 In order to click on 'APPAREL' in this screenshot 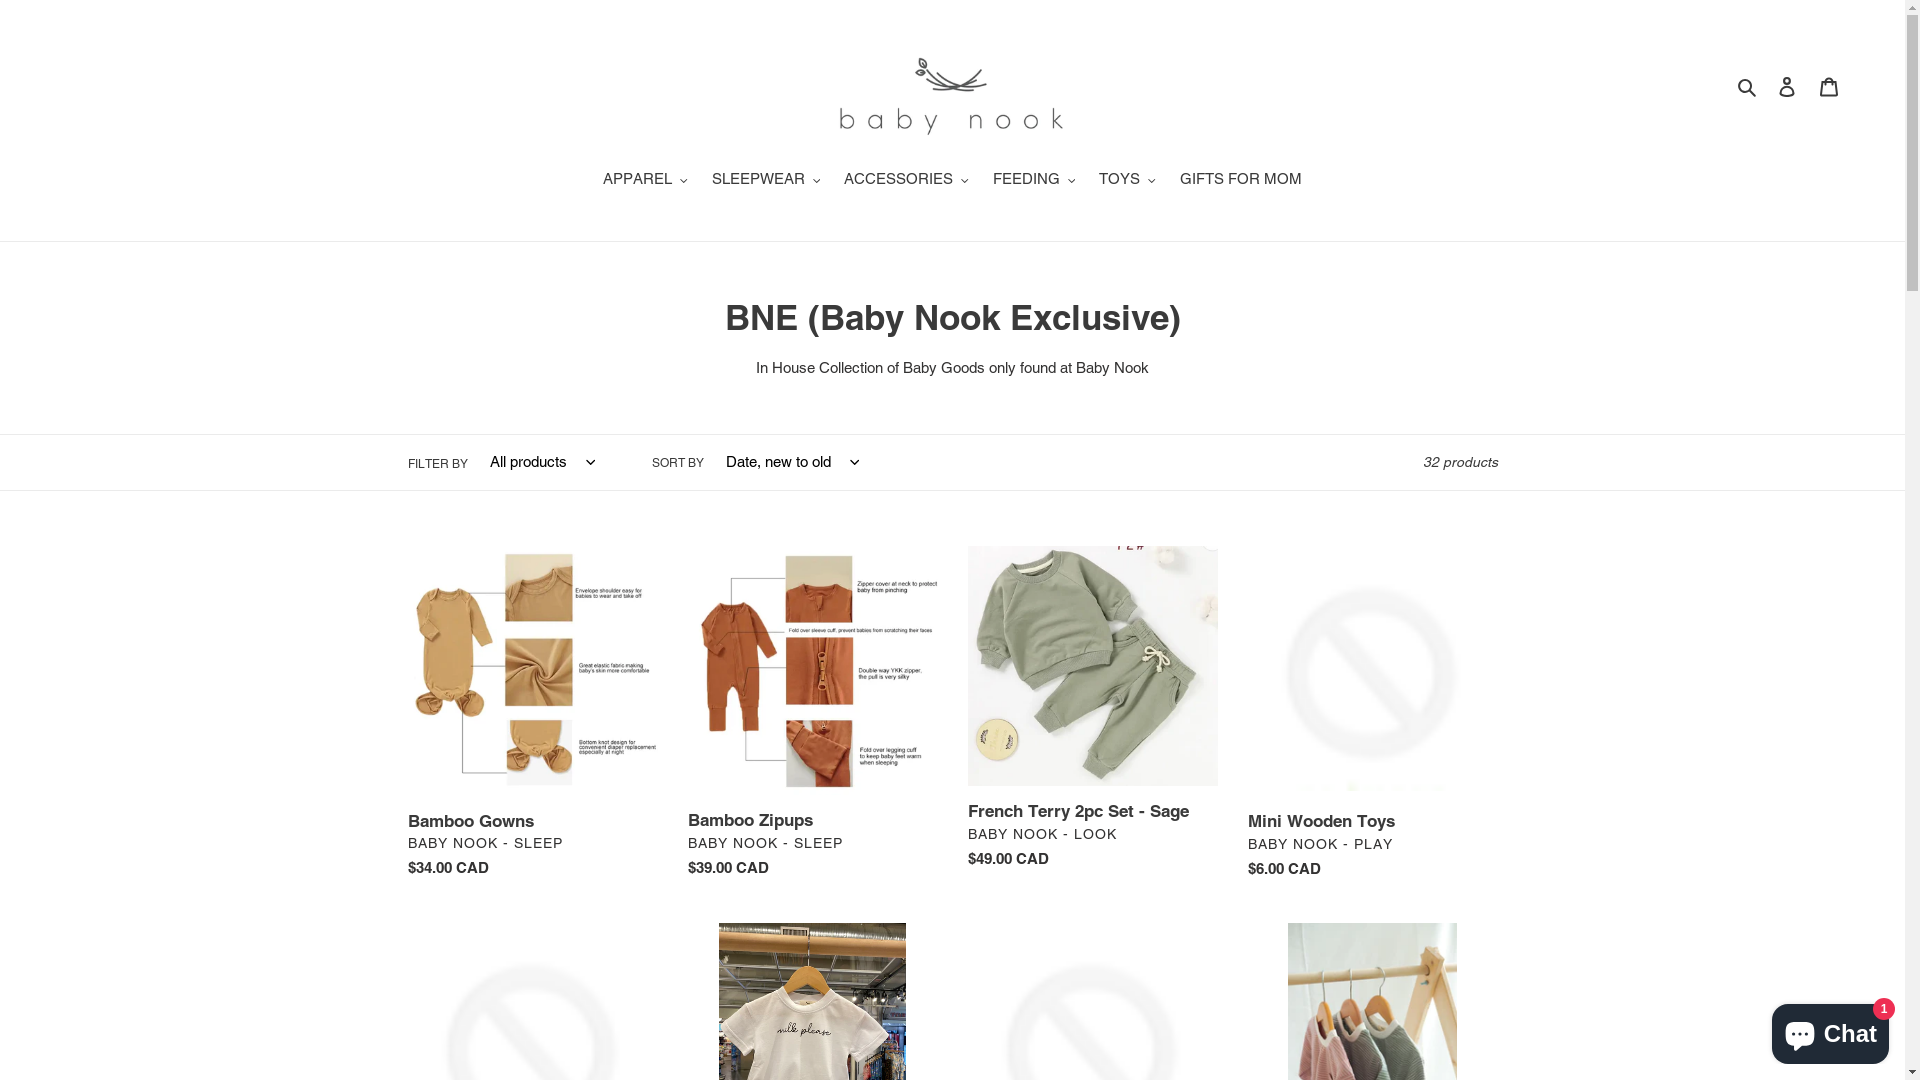, I will do `click(645, 181)`.